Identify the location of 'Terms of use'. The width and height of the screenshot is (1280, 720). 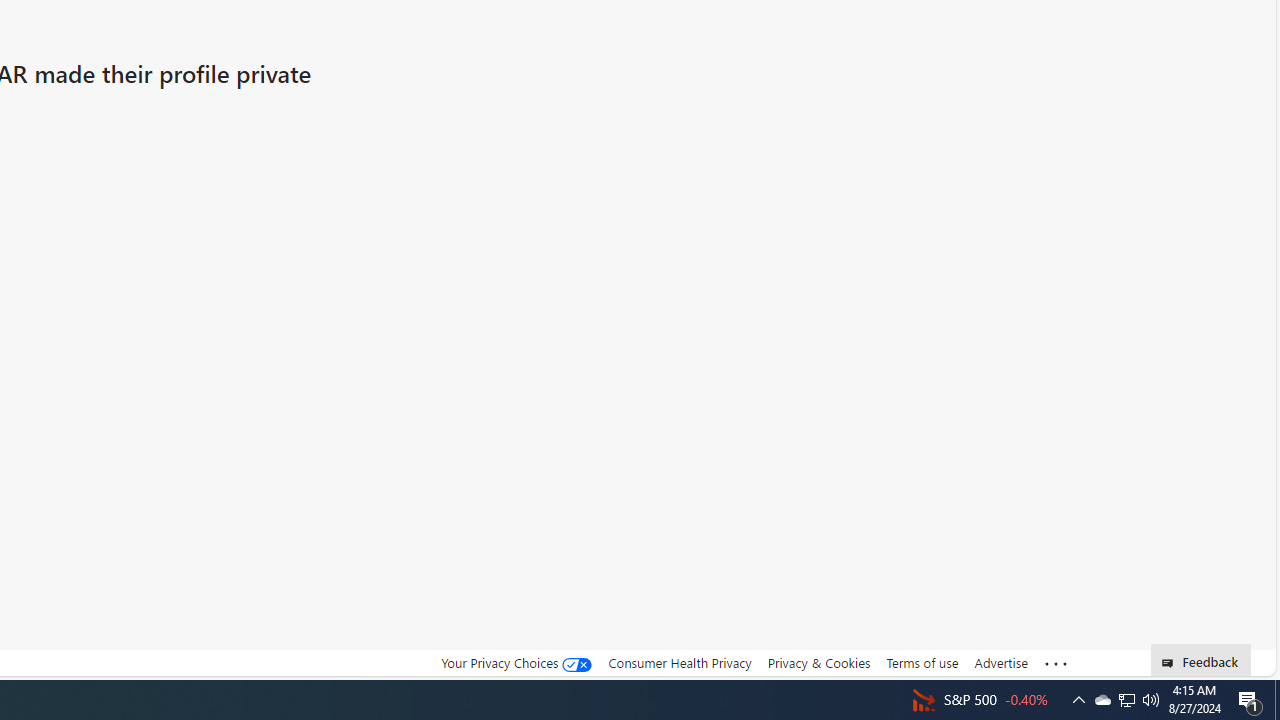
(921, 663).